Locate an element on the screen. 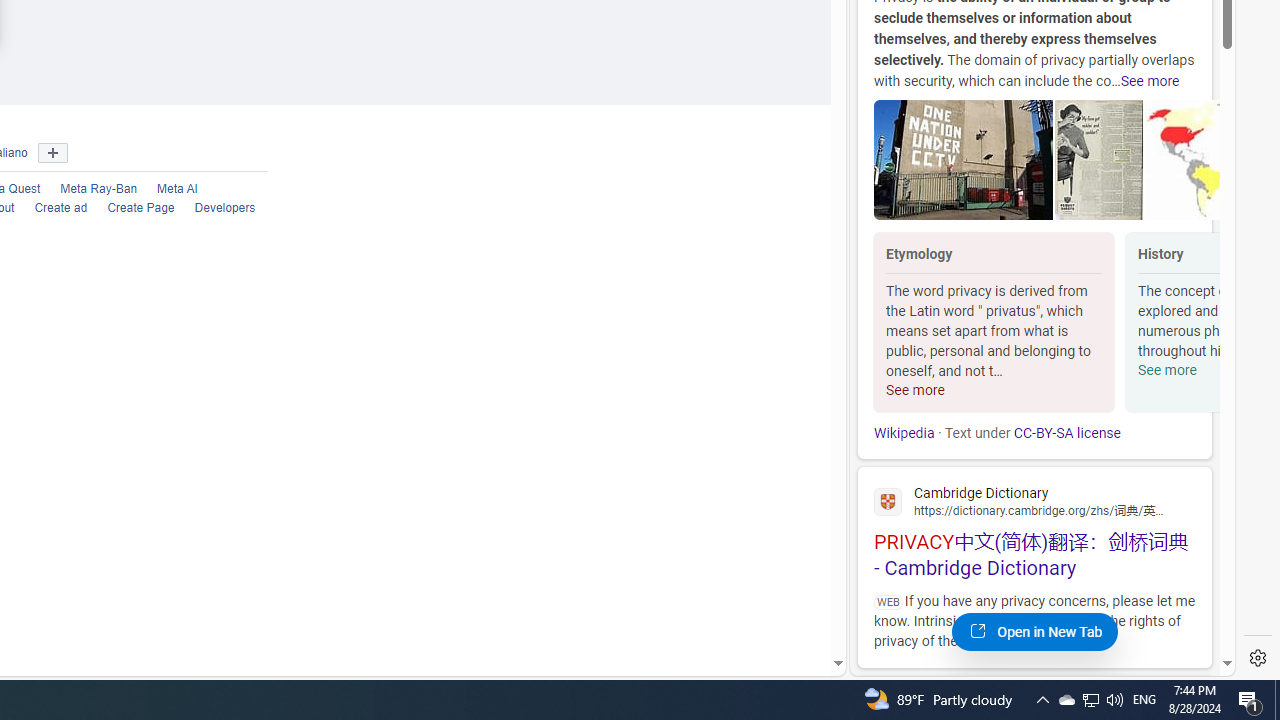  'Create Page' is located at coordinates (130, 208).